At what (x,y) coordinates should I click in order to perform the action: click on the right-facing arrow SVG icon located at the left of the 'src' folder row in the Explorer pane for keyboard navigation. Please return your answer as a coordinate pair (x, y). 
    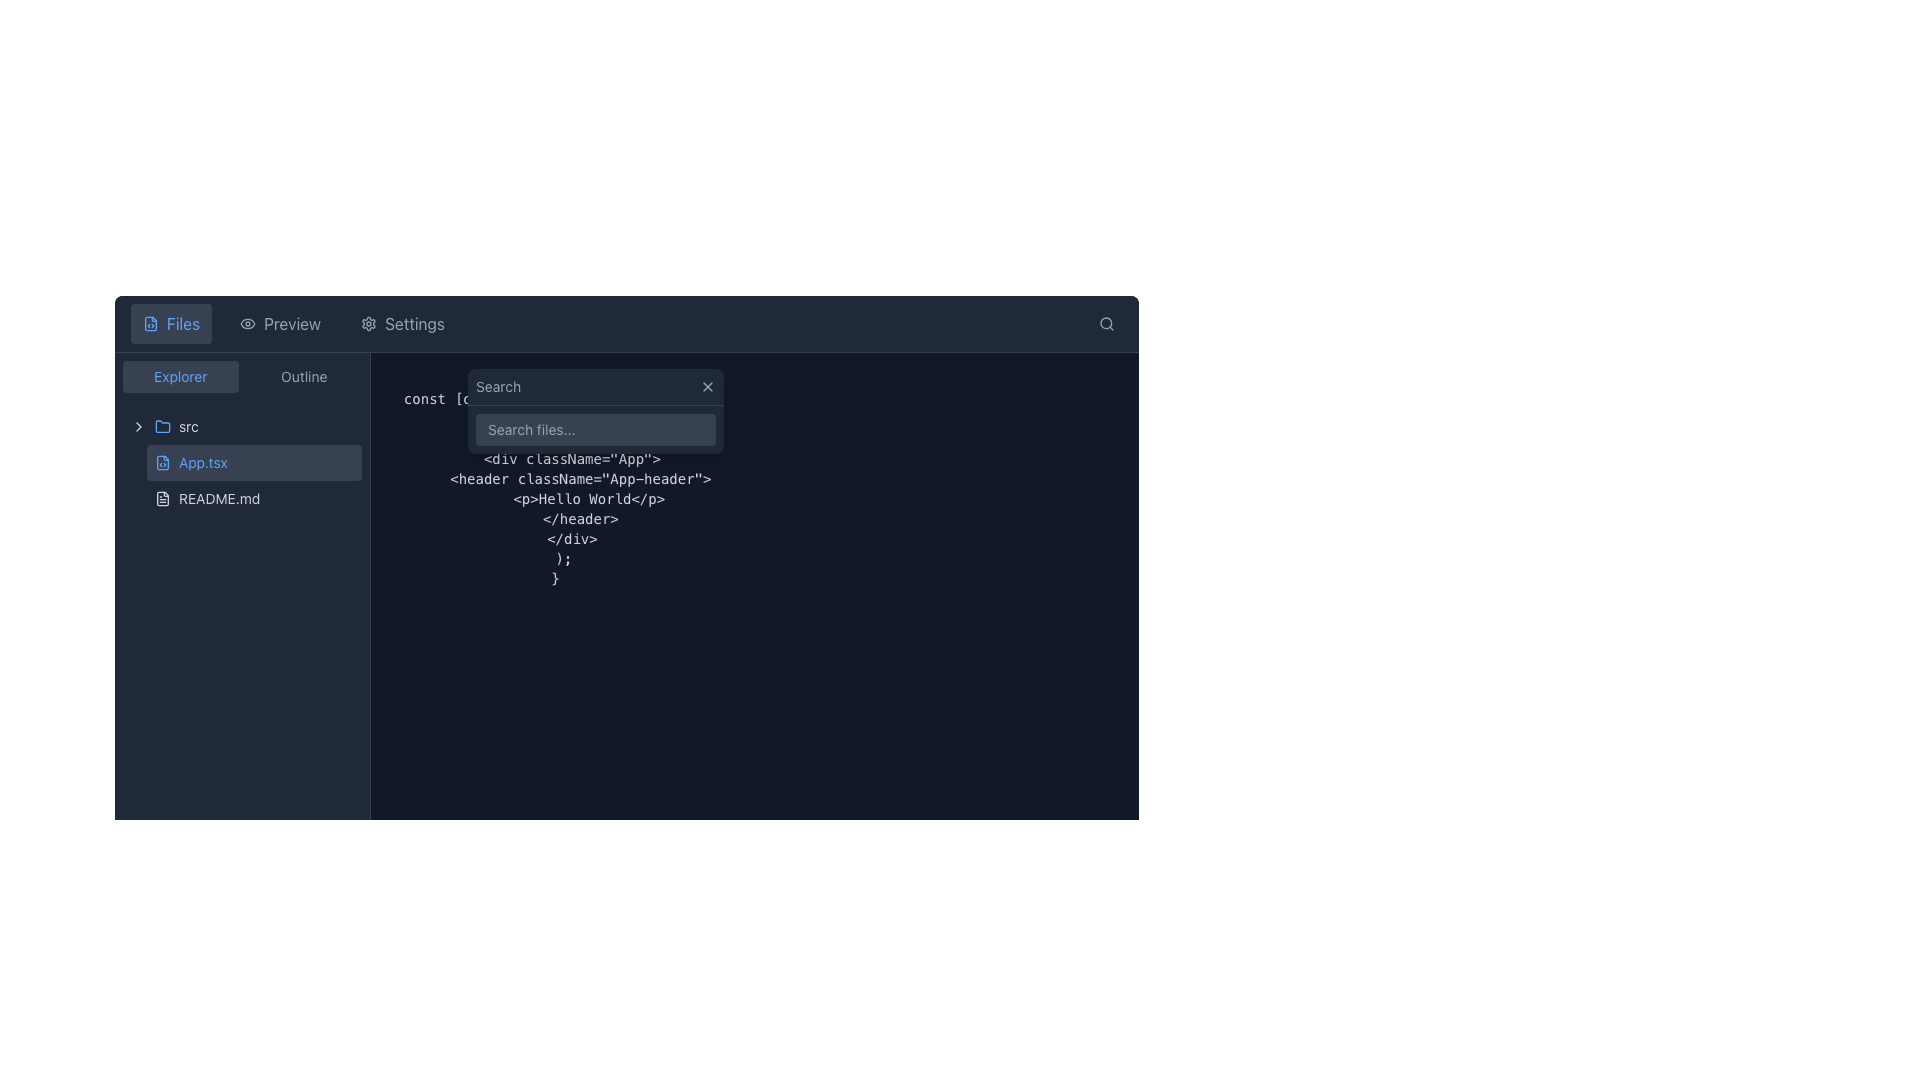
    Looking at the image, I should click on (138, 426).